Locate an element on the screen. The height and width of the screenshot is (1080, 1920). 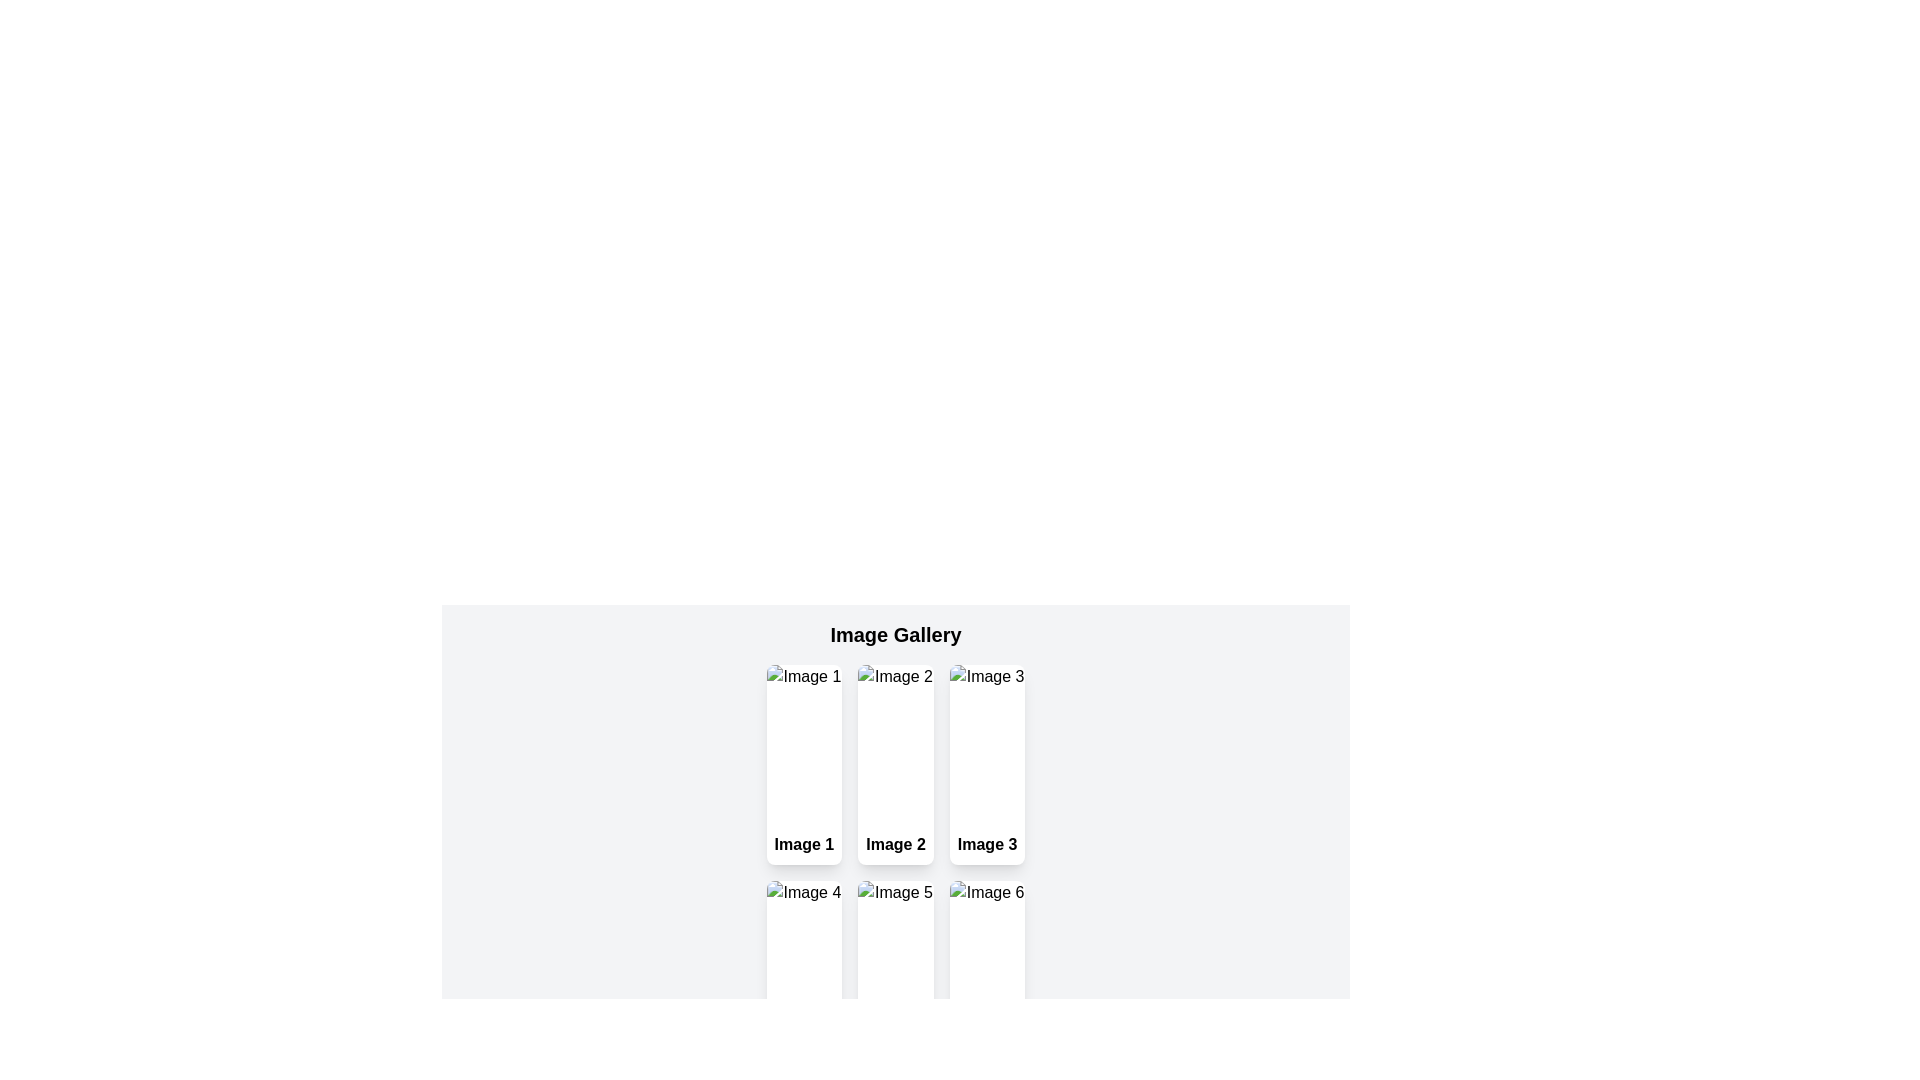
the image element representing the preview for the associated card located in the 'Image Gallery' section, positioned centrally in the third row and second column of the layout grid is located at coordinates (895, 959).